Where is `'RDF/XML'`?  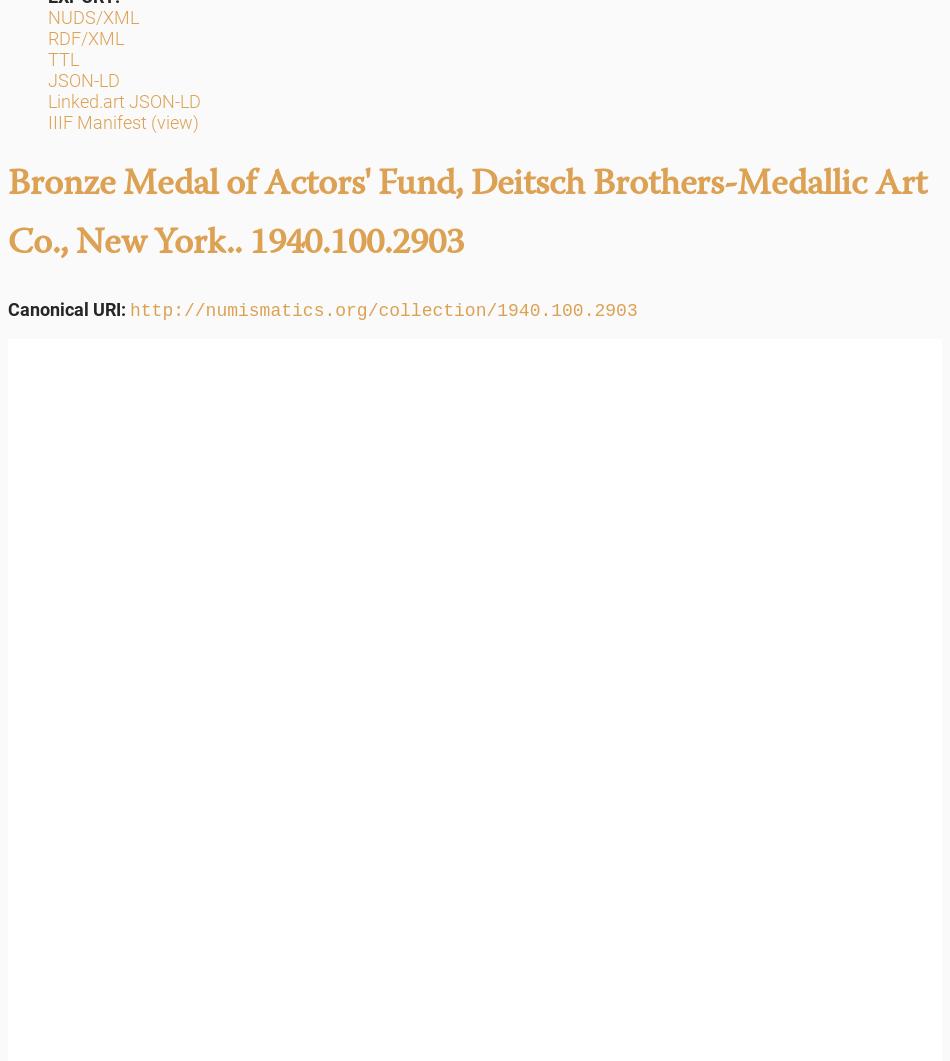 'RDF/XML' is located at coordinates (85, 38).